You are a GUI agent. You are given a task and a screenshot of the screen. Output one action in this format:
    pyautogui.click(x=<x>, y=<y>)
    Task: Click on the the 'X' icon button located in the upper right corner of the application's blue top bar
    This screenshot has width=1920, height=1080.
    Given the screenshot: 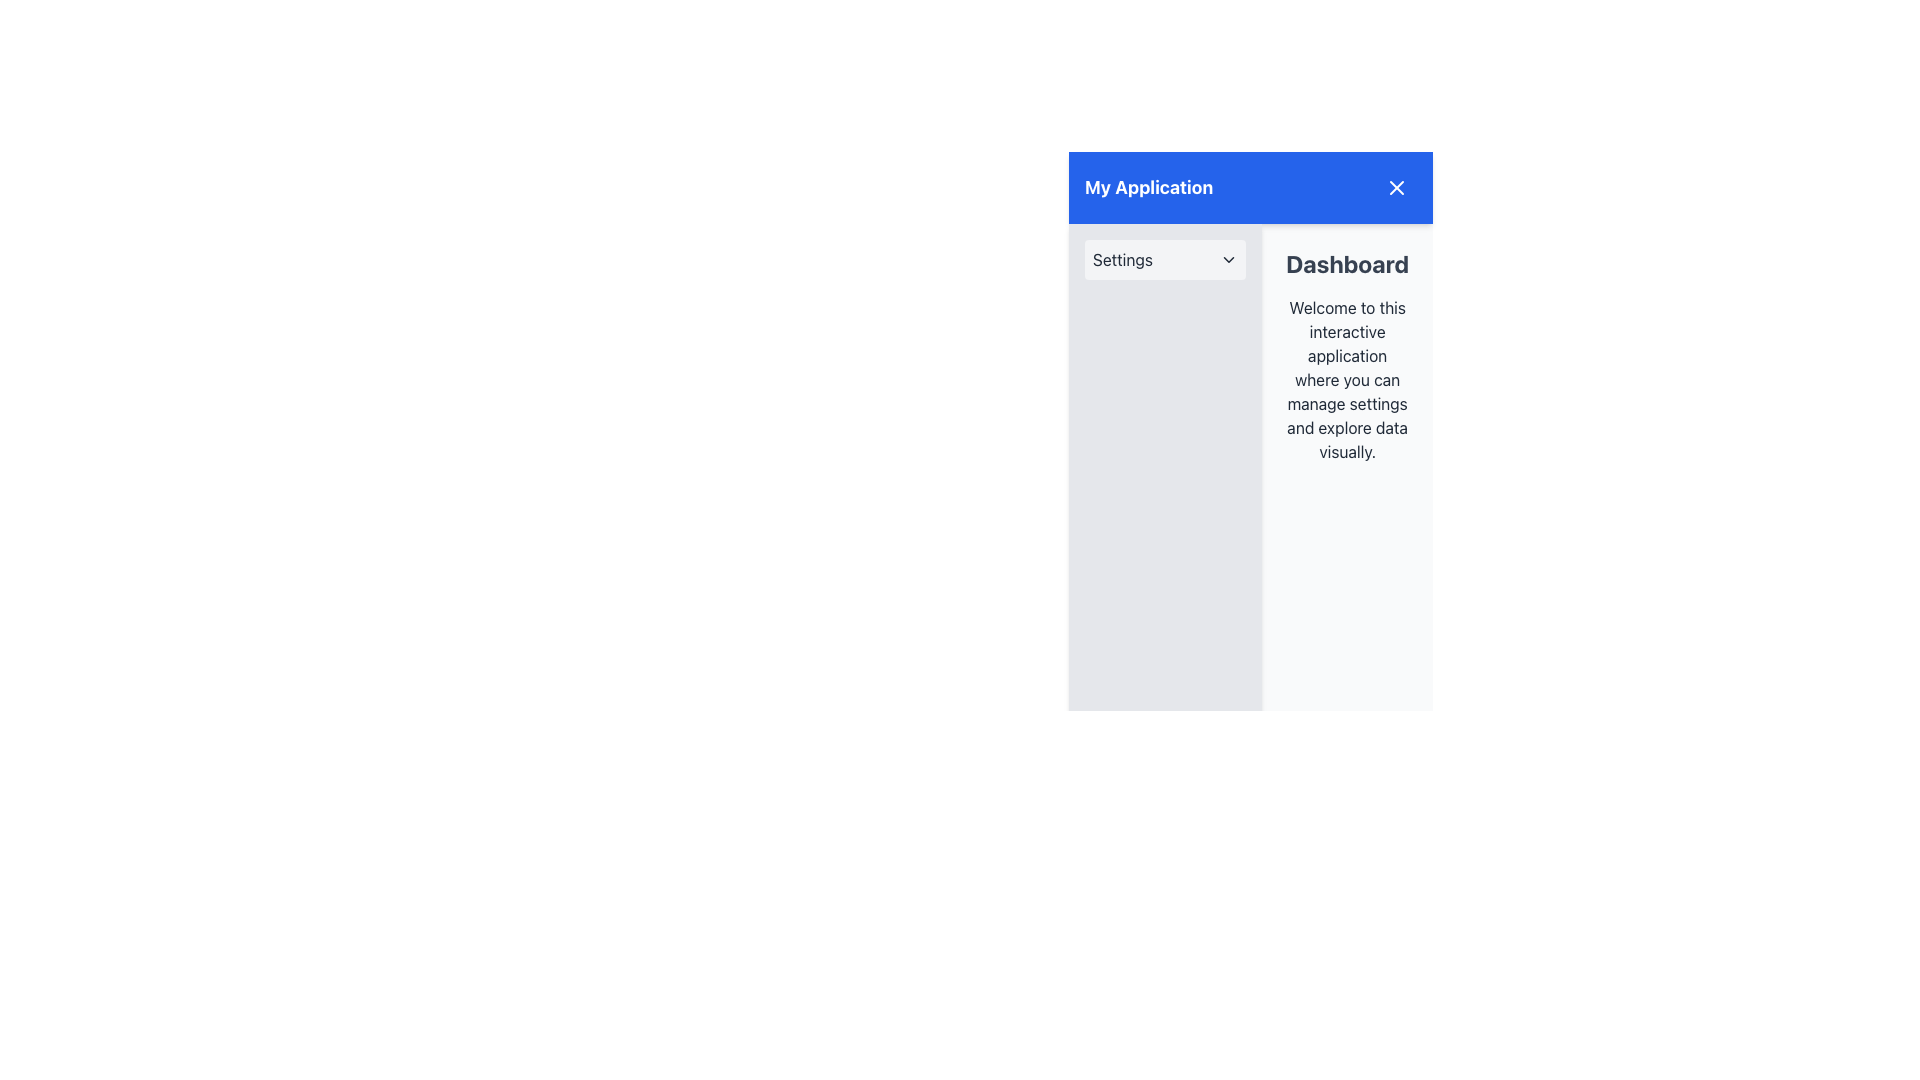 What is the action you would take?
    pyautogui.click(x=1395, y=188)
    